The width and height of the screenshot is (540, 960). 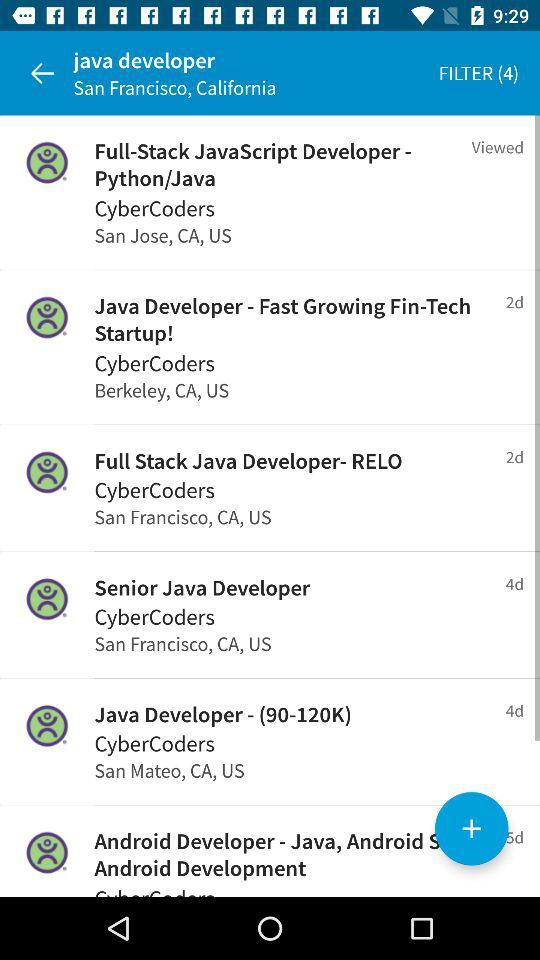 I want to click on the add icon, so click(x=471, y=828).